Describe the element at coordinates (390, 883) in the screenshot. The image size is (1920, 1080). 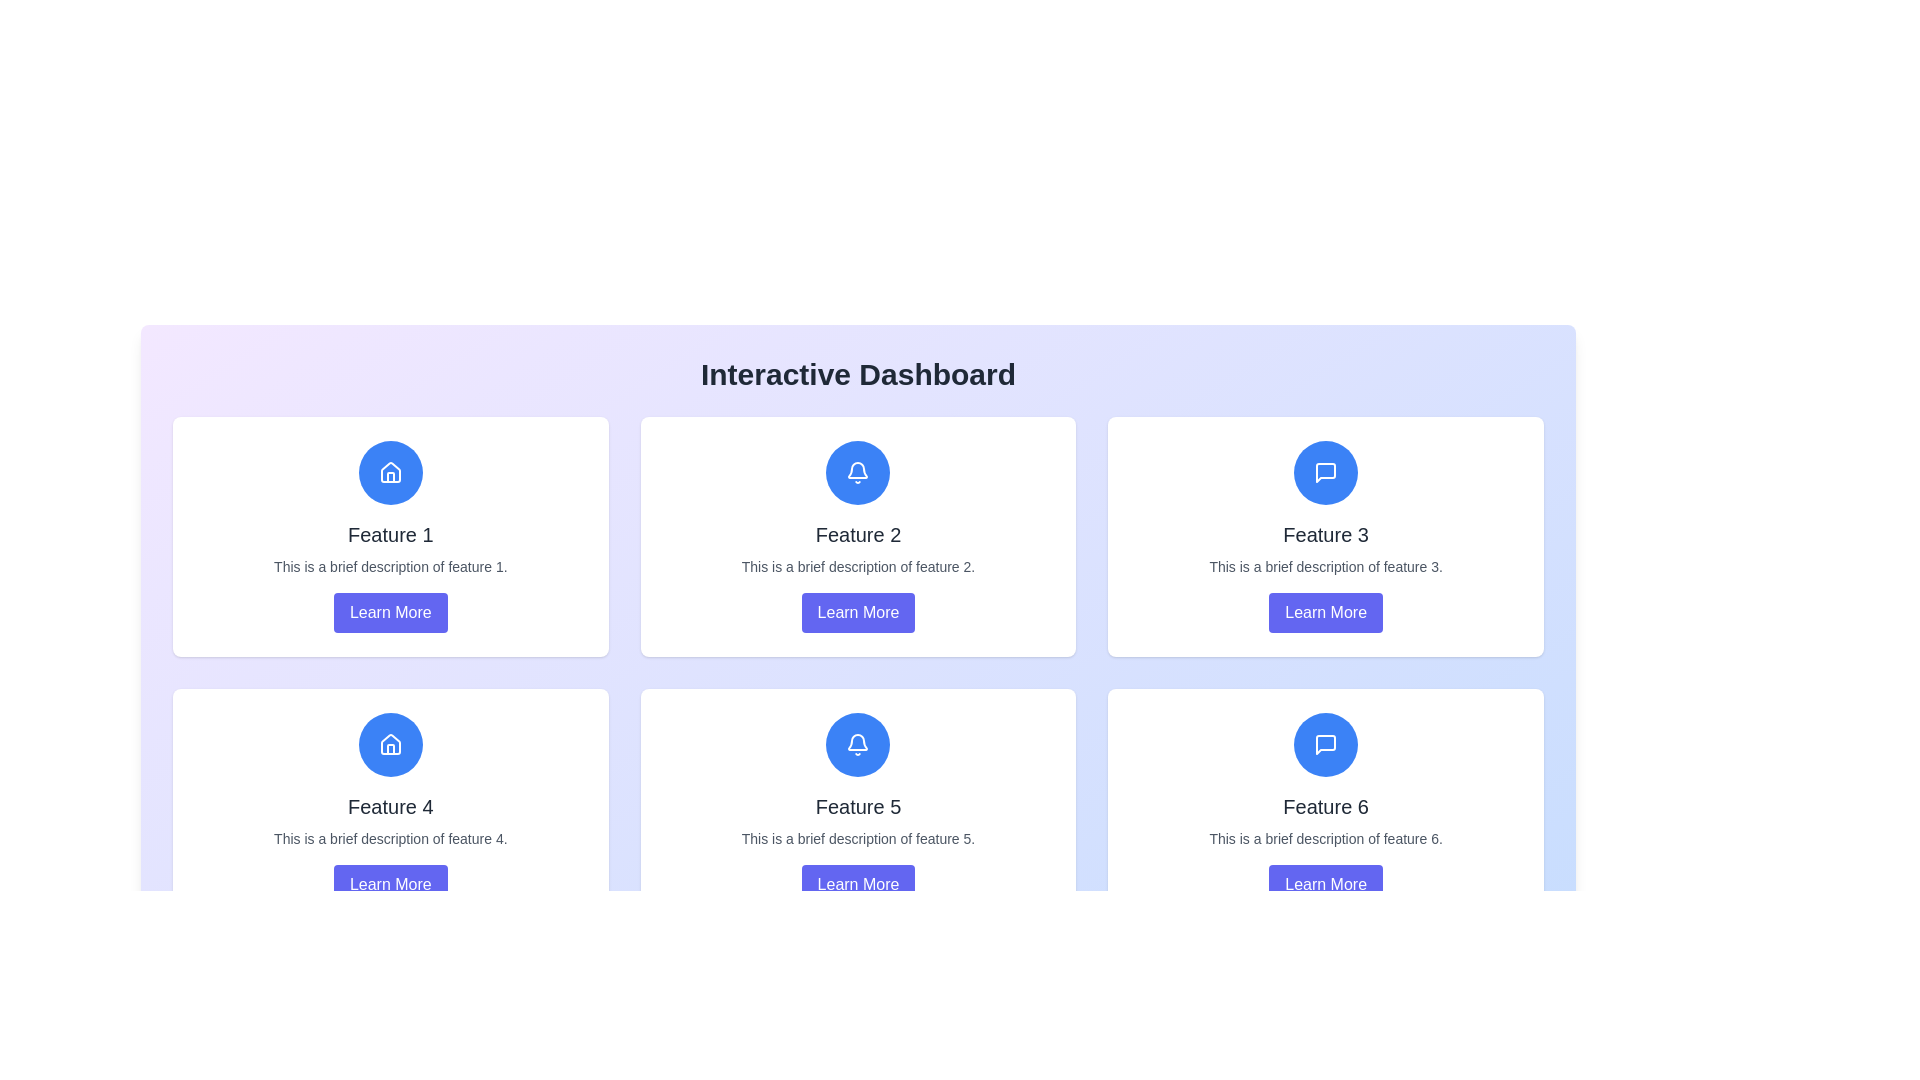
I see `the rectangular button labeled 'Learn More' with white text on a blue background, located at the bottom of the content pane for 'Feature 4', to load more content` at that location.